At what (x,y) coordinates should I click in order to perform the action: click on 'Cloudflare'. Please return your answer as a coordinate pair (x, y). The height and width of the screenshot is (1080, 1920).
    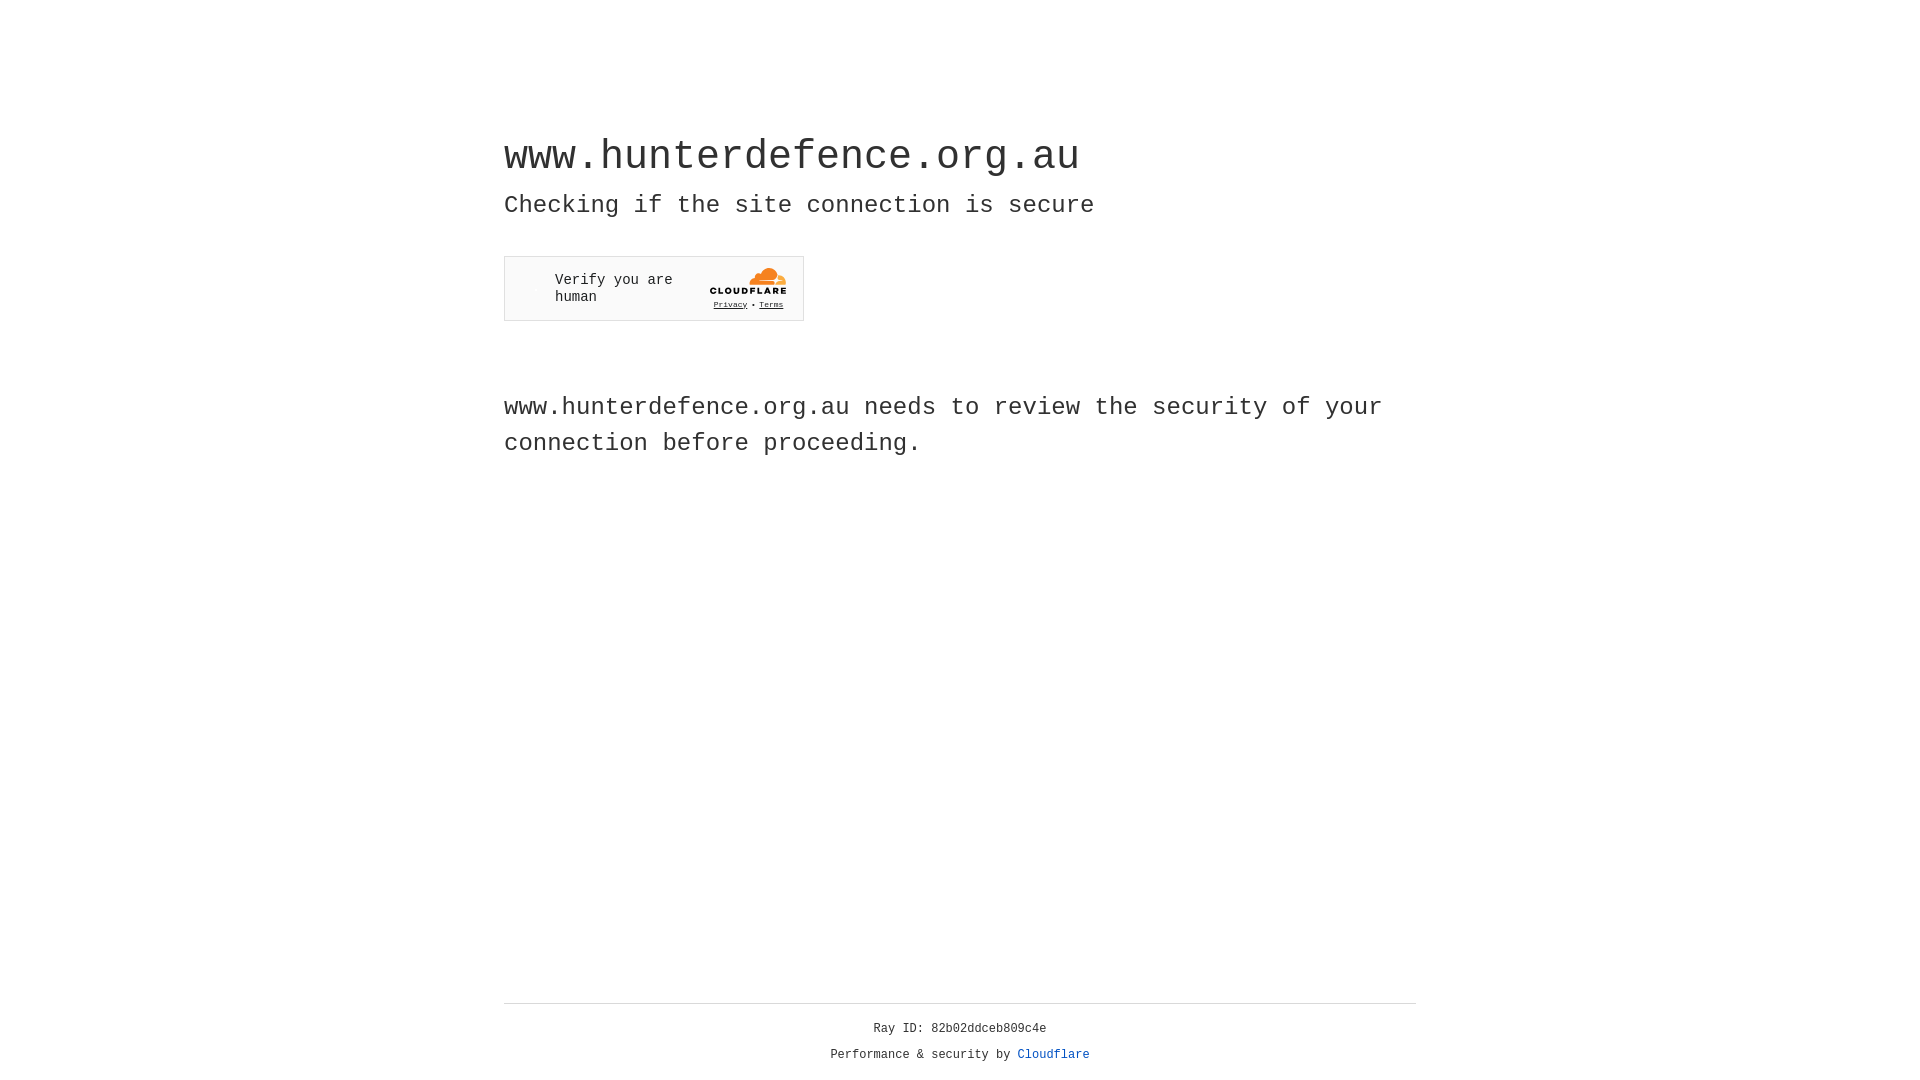
    Looking at the image, I should click on (1053, 1054).